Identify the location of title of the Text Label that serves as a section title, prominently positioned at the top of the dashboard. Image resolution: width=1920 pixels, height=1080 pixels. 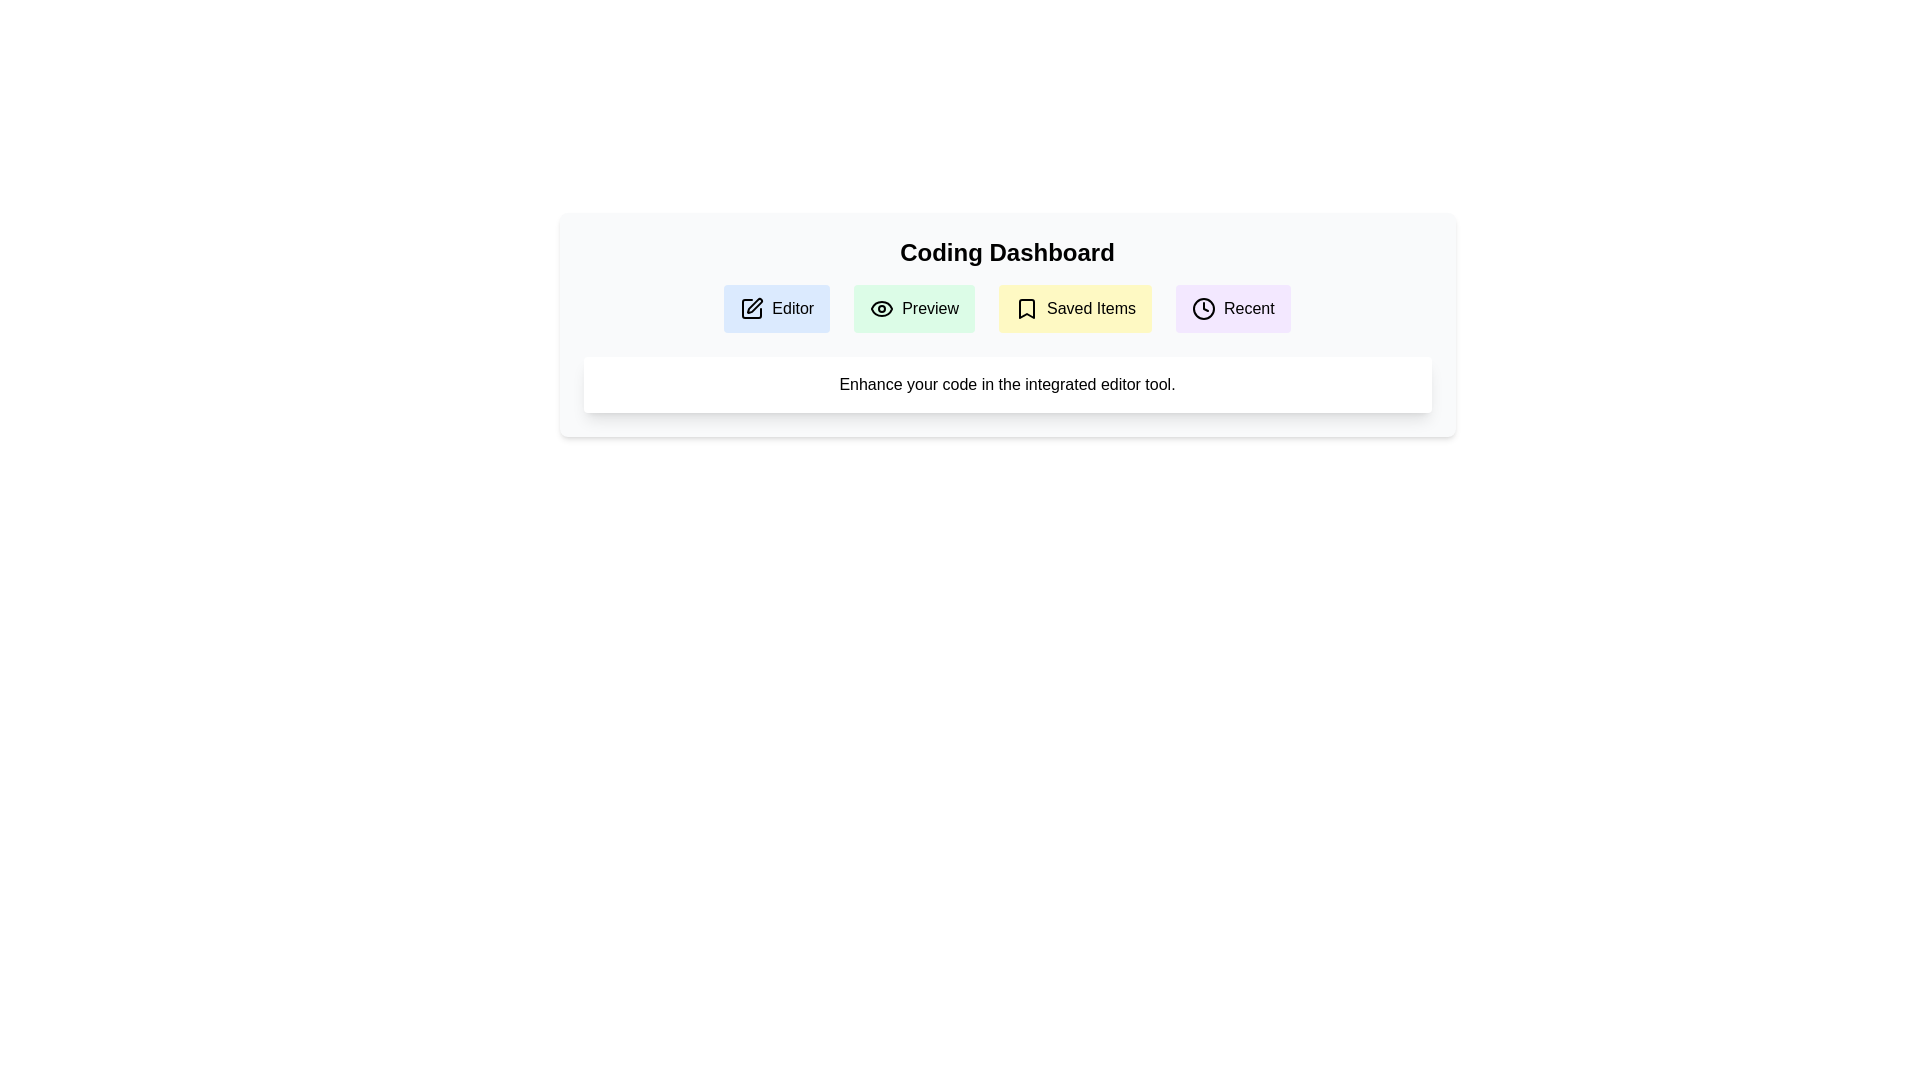
(1007, 252).